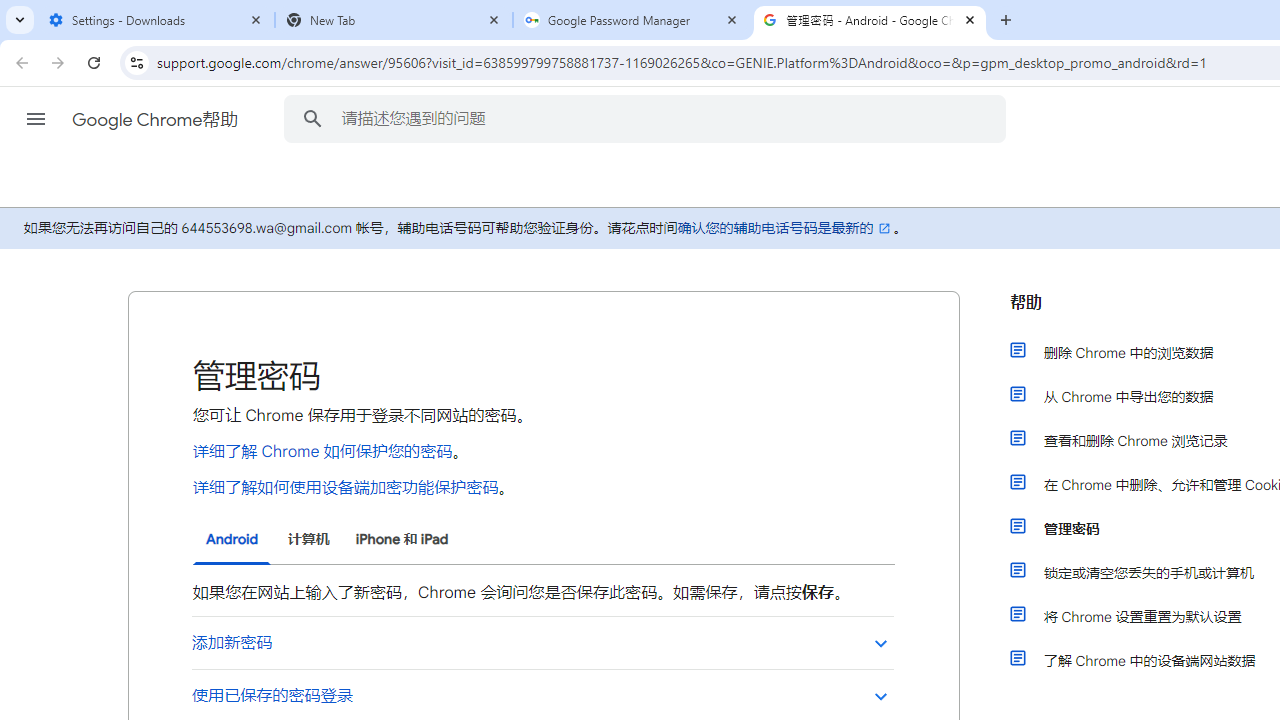 The height and width of the screenshot is (720, 1280). Describe the element at coordinates (394, 20) in the screenshot. I see `'New Tab'` at that location.